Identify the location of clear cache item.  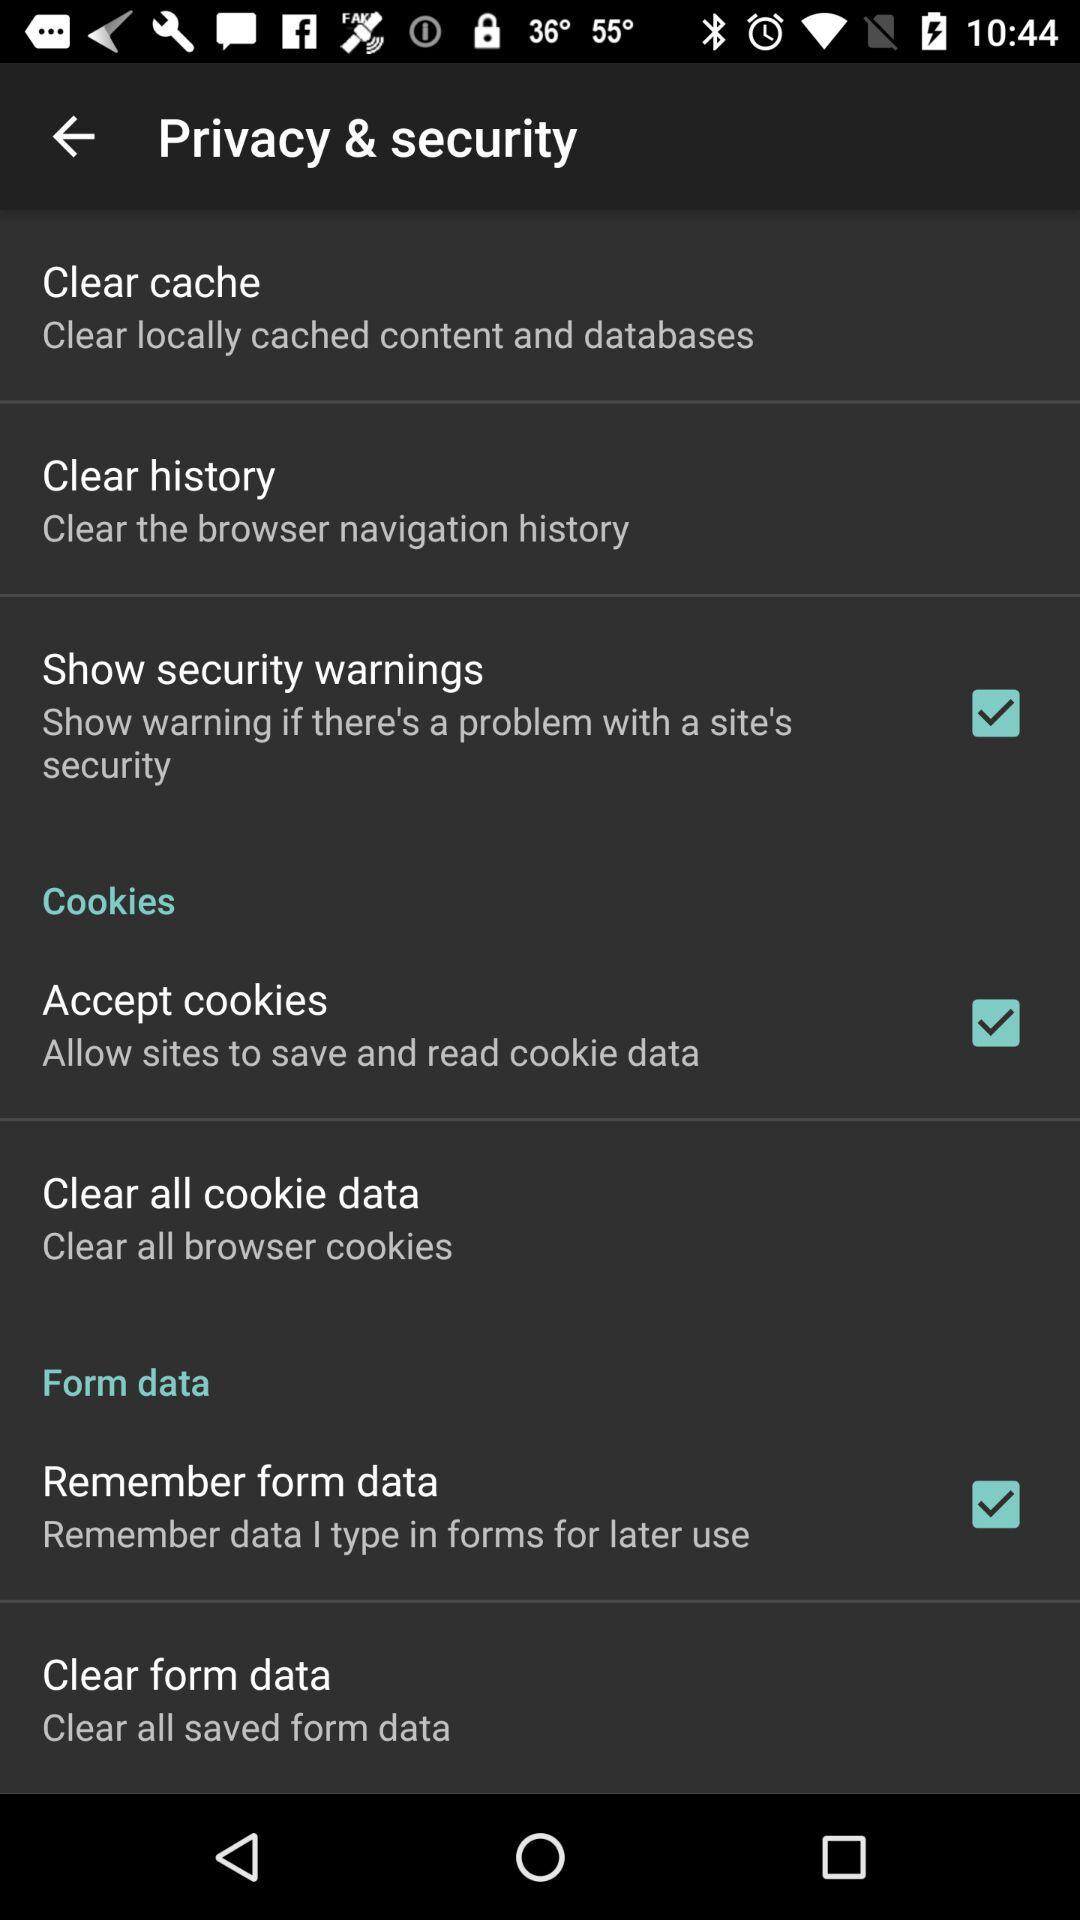
(150, 279).